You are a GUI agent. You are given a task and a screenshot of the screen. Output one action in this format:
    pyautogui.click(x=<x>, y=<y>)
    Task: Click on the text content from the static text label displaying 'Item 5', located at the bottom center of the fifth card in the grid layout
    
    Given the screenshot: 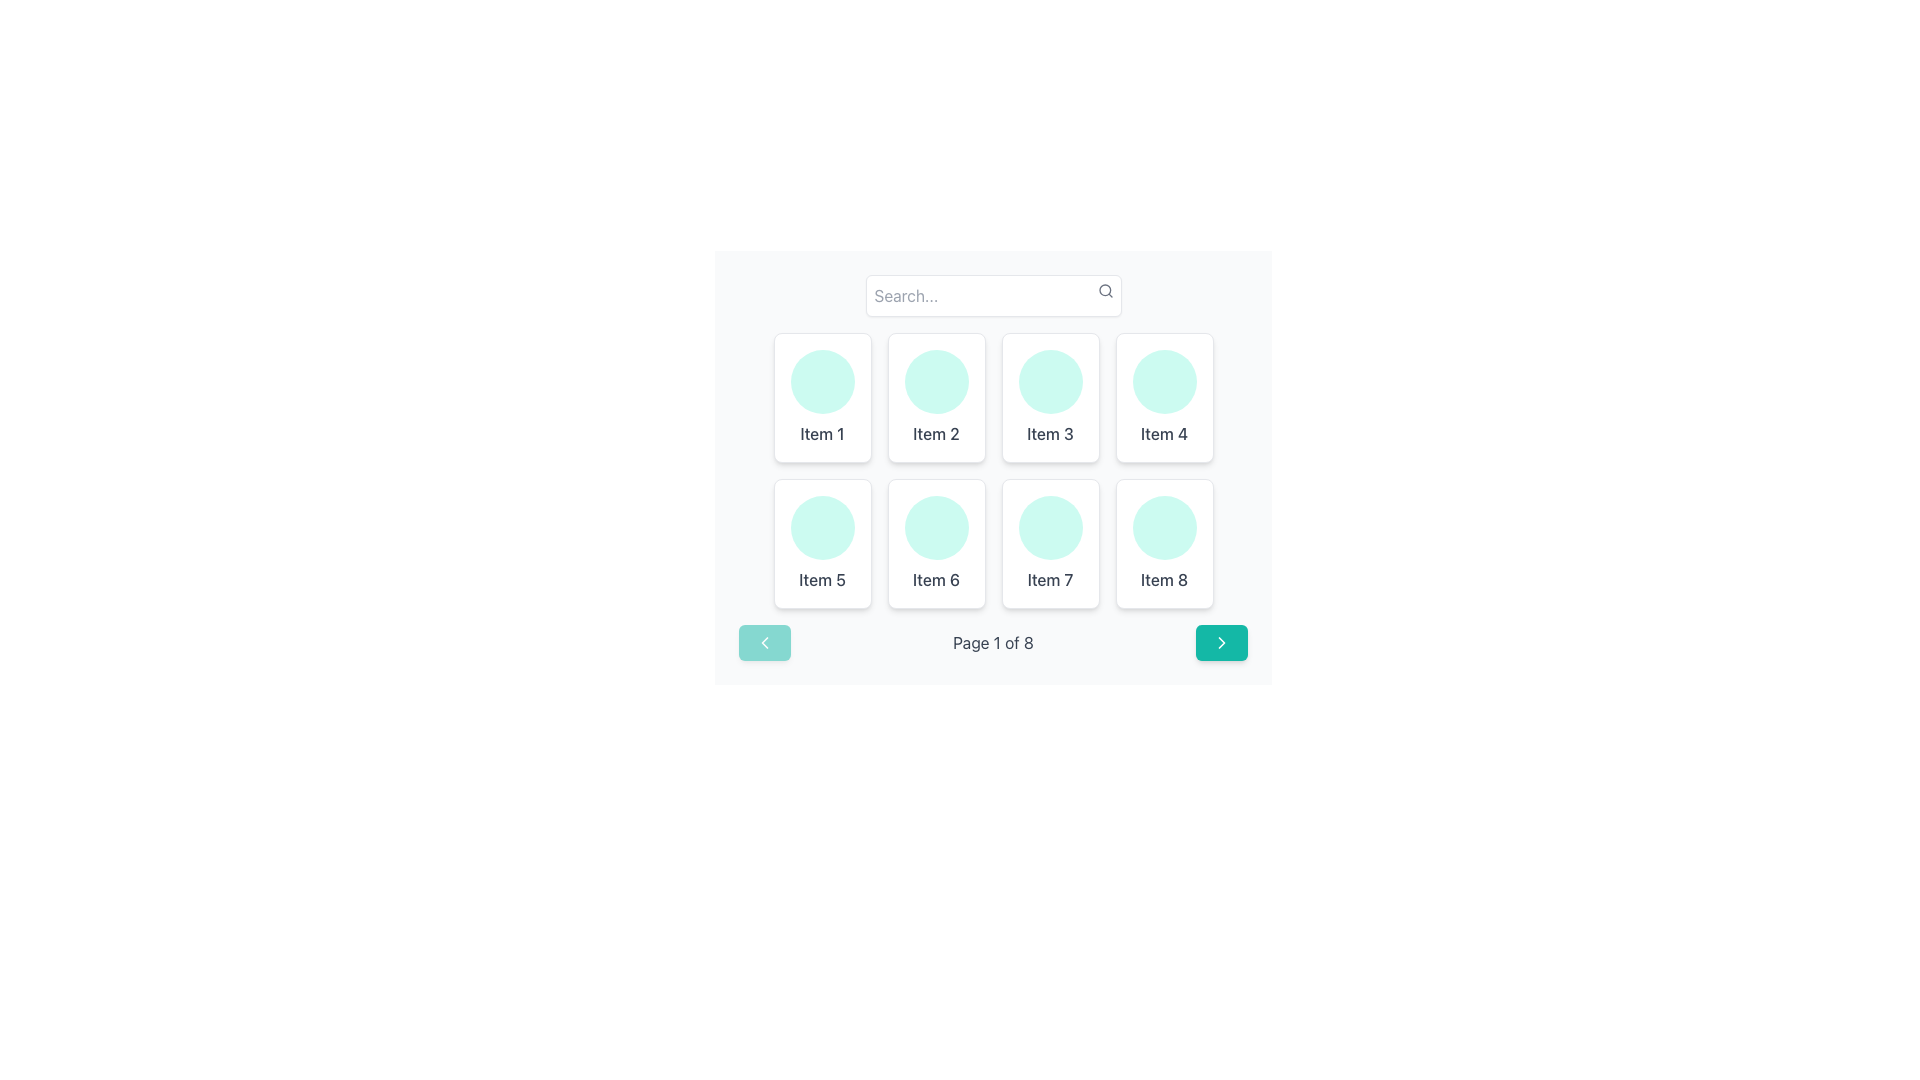 What is the action you would take?
    pyautogui.click(x=822, y=579)
    